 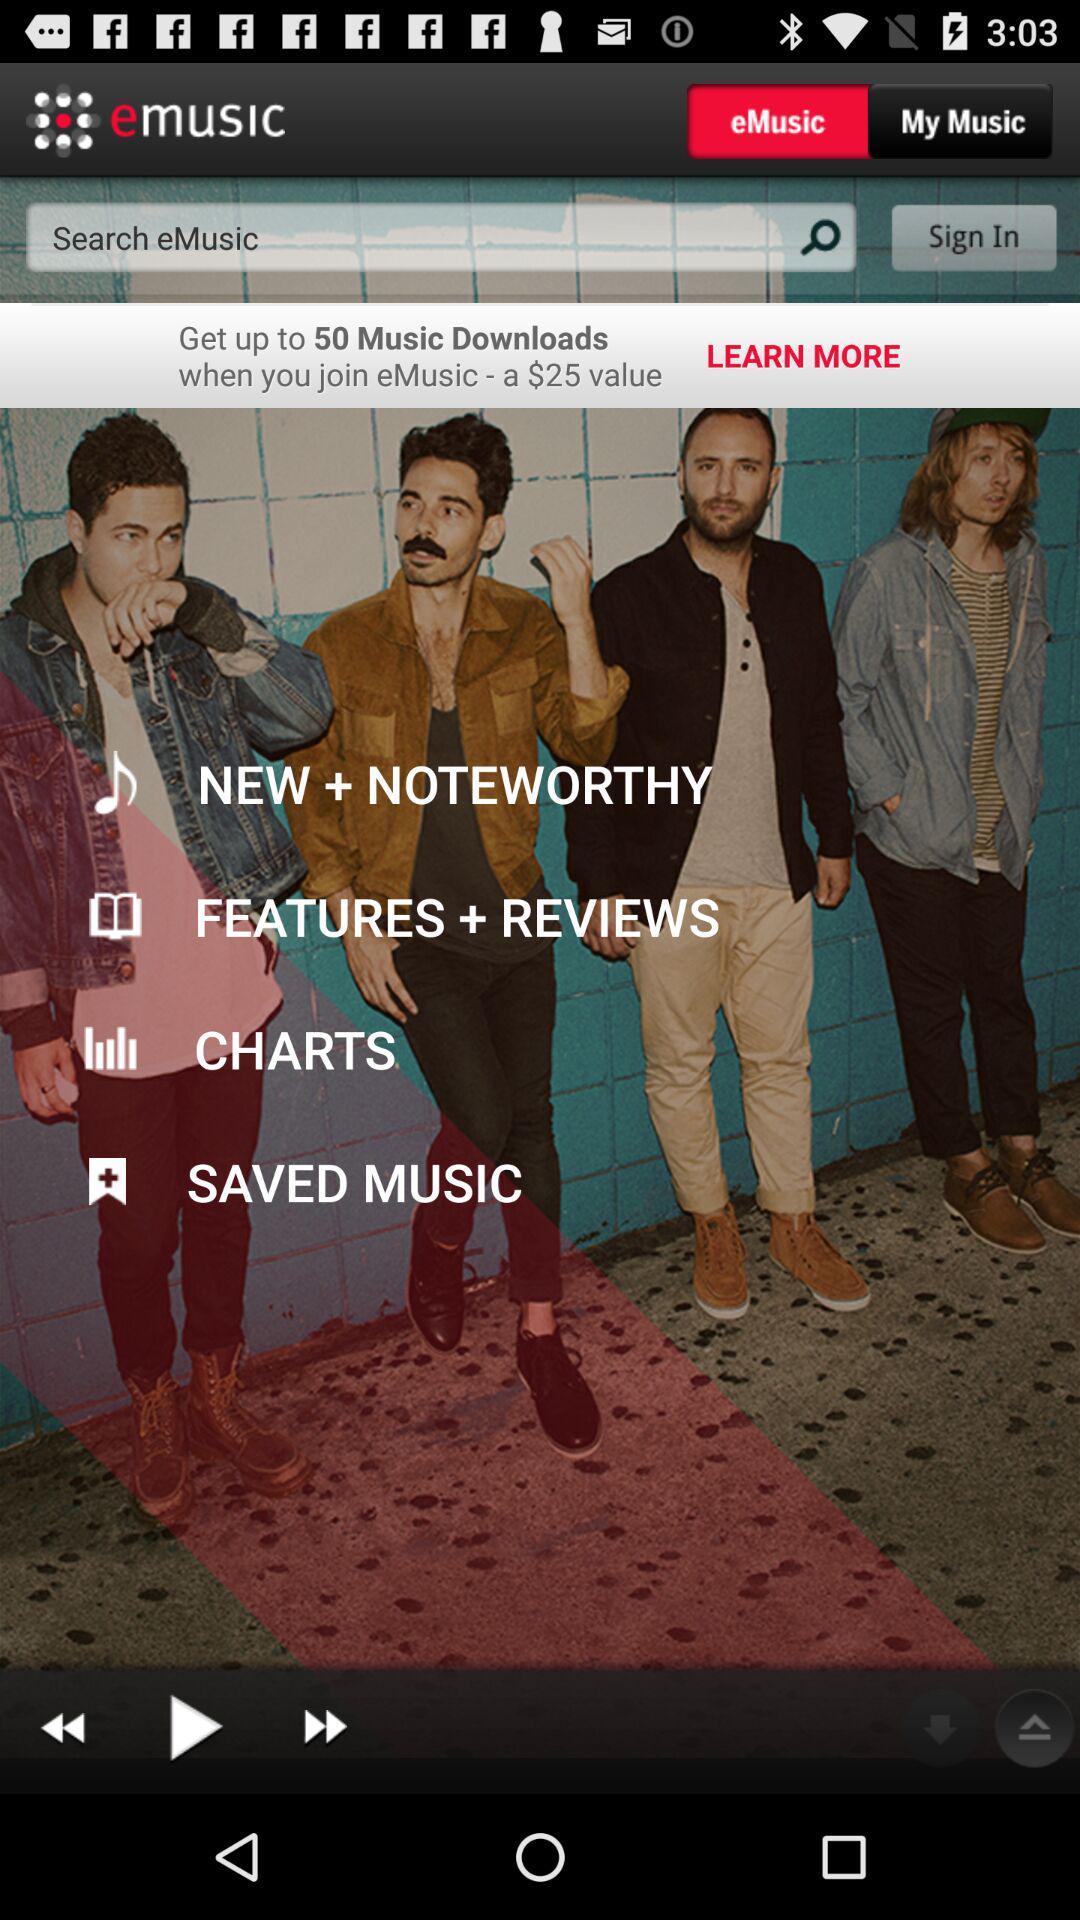 What do you see at coordinates (817, 253) in the screenshot?
I see `the search icon` at bounding box center [817, 253].